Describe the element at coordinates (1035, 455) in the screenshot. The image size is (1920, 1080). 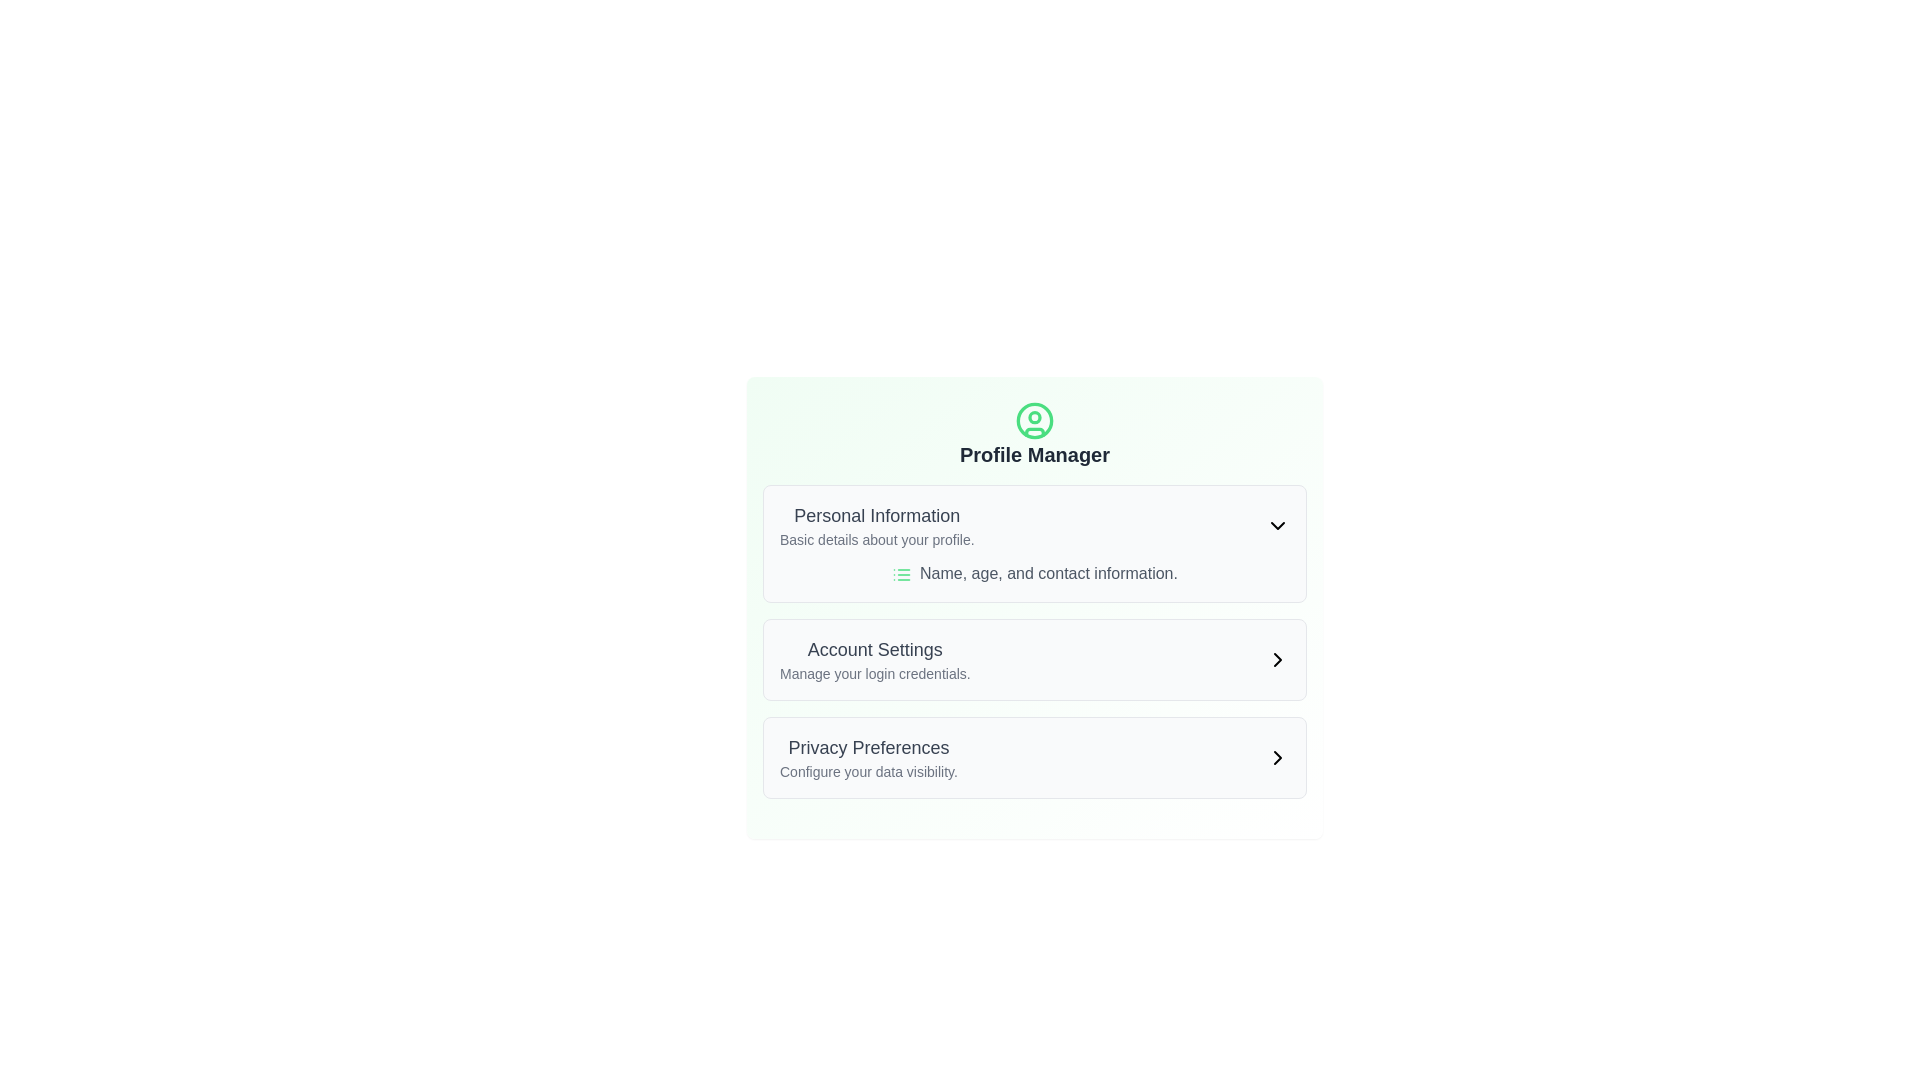
I see `the Text Label that serves as the header for the profile management interface, located below the green user icon graphic` at that location.